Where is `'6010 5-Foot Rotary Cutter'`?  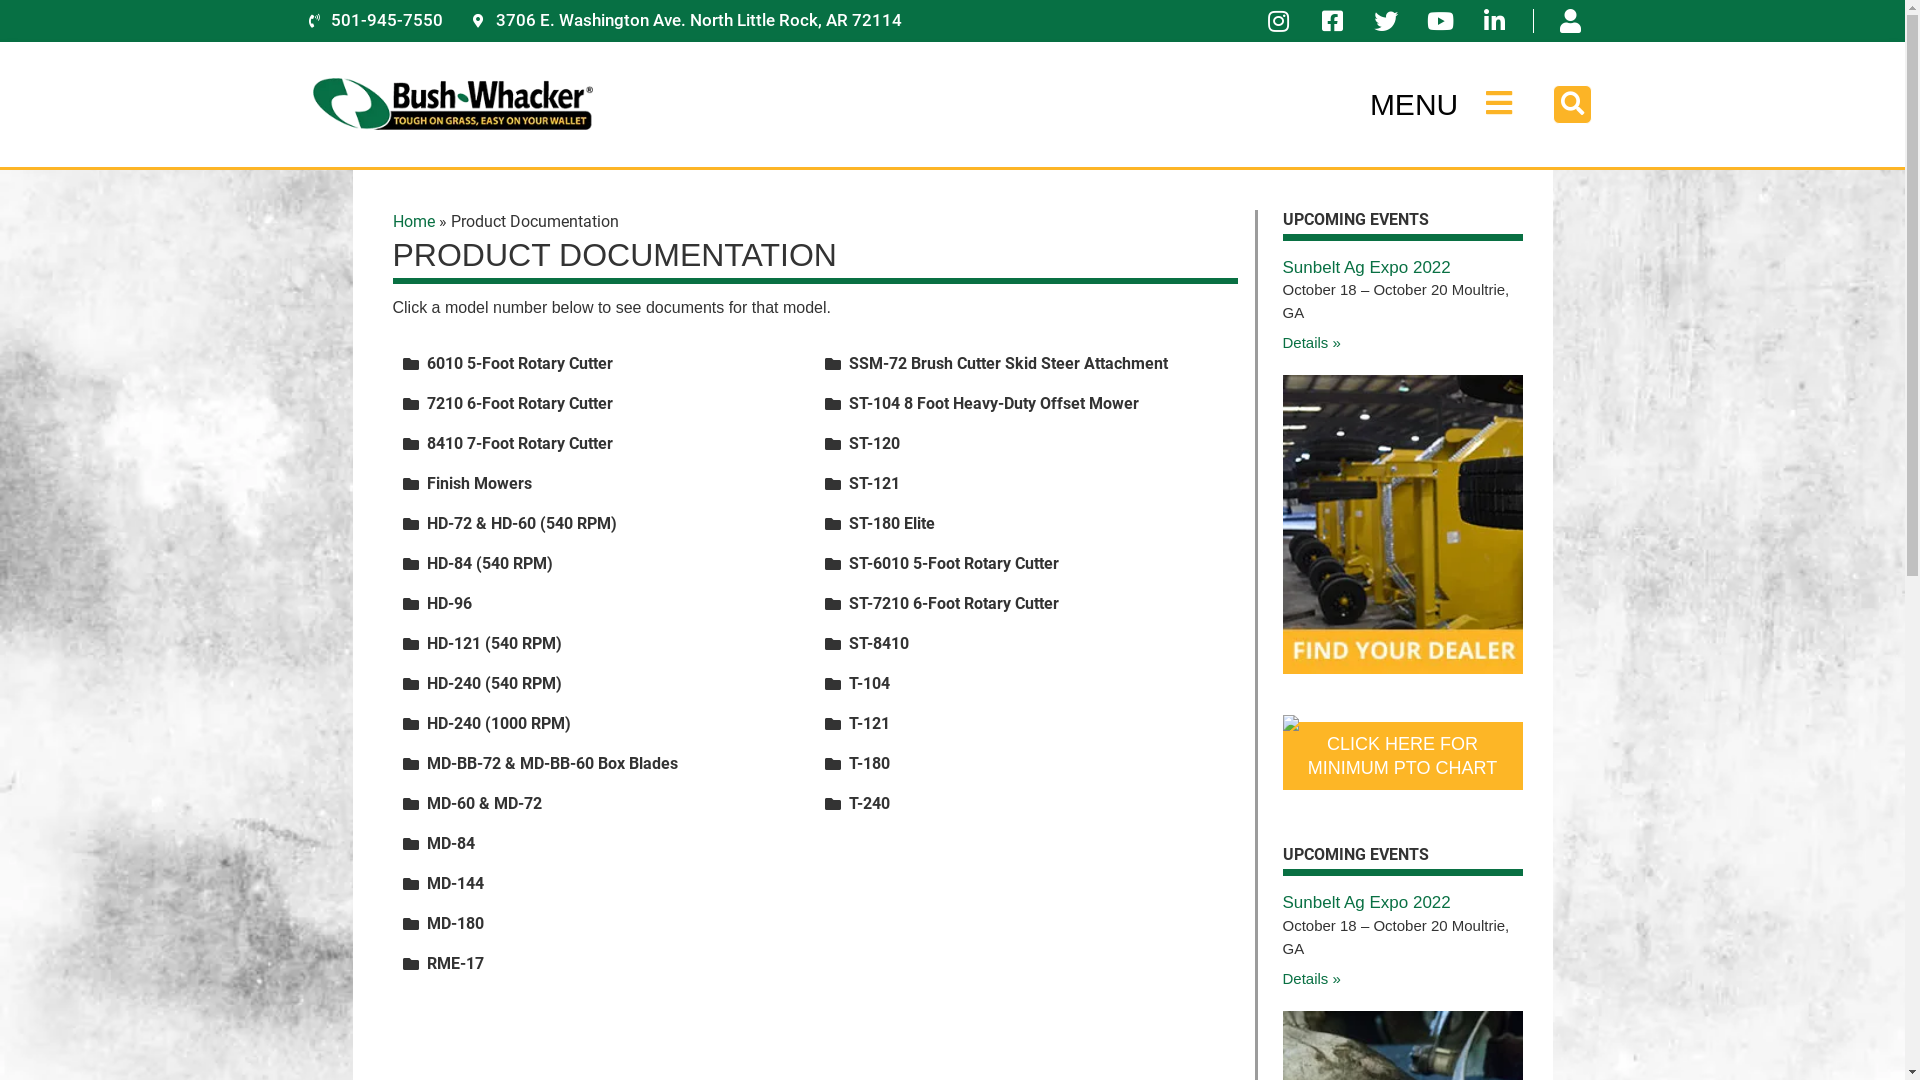 '6010 5-Foot Rotary Cutter' is located at coordinates (518, 363).